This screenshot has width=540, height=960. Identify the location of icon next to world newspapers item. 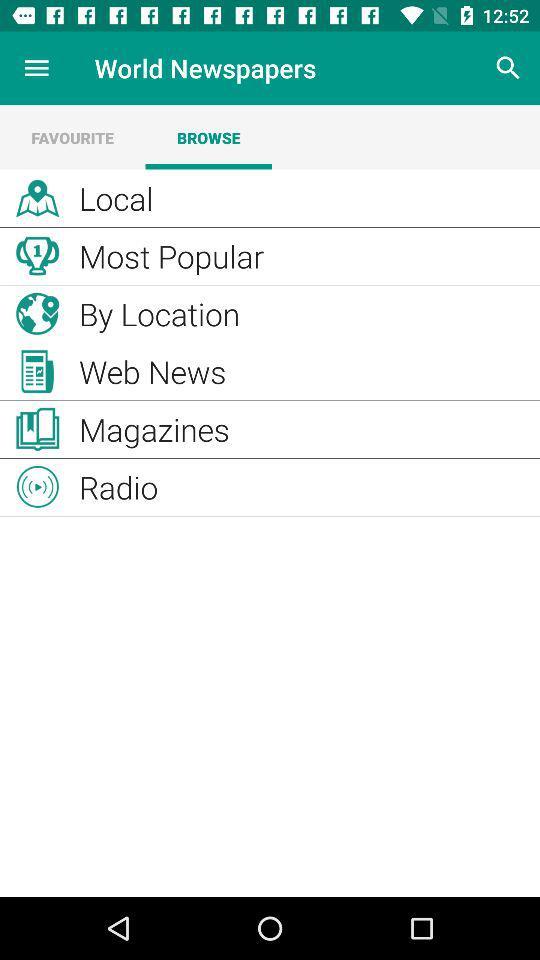
(508, 68).